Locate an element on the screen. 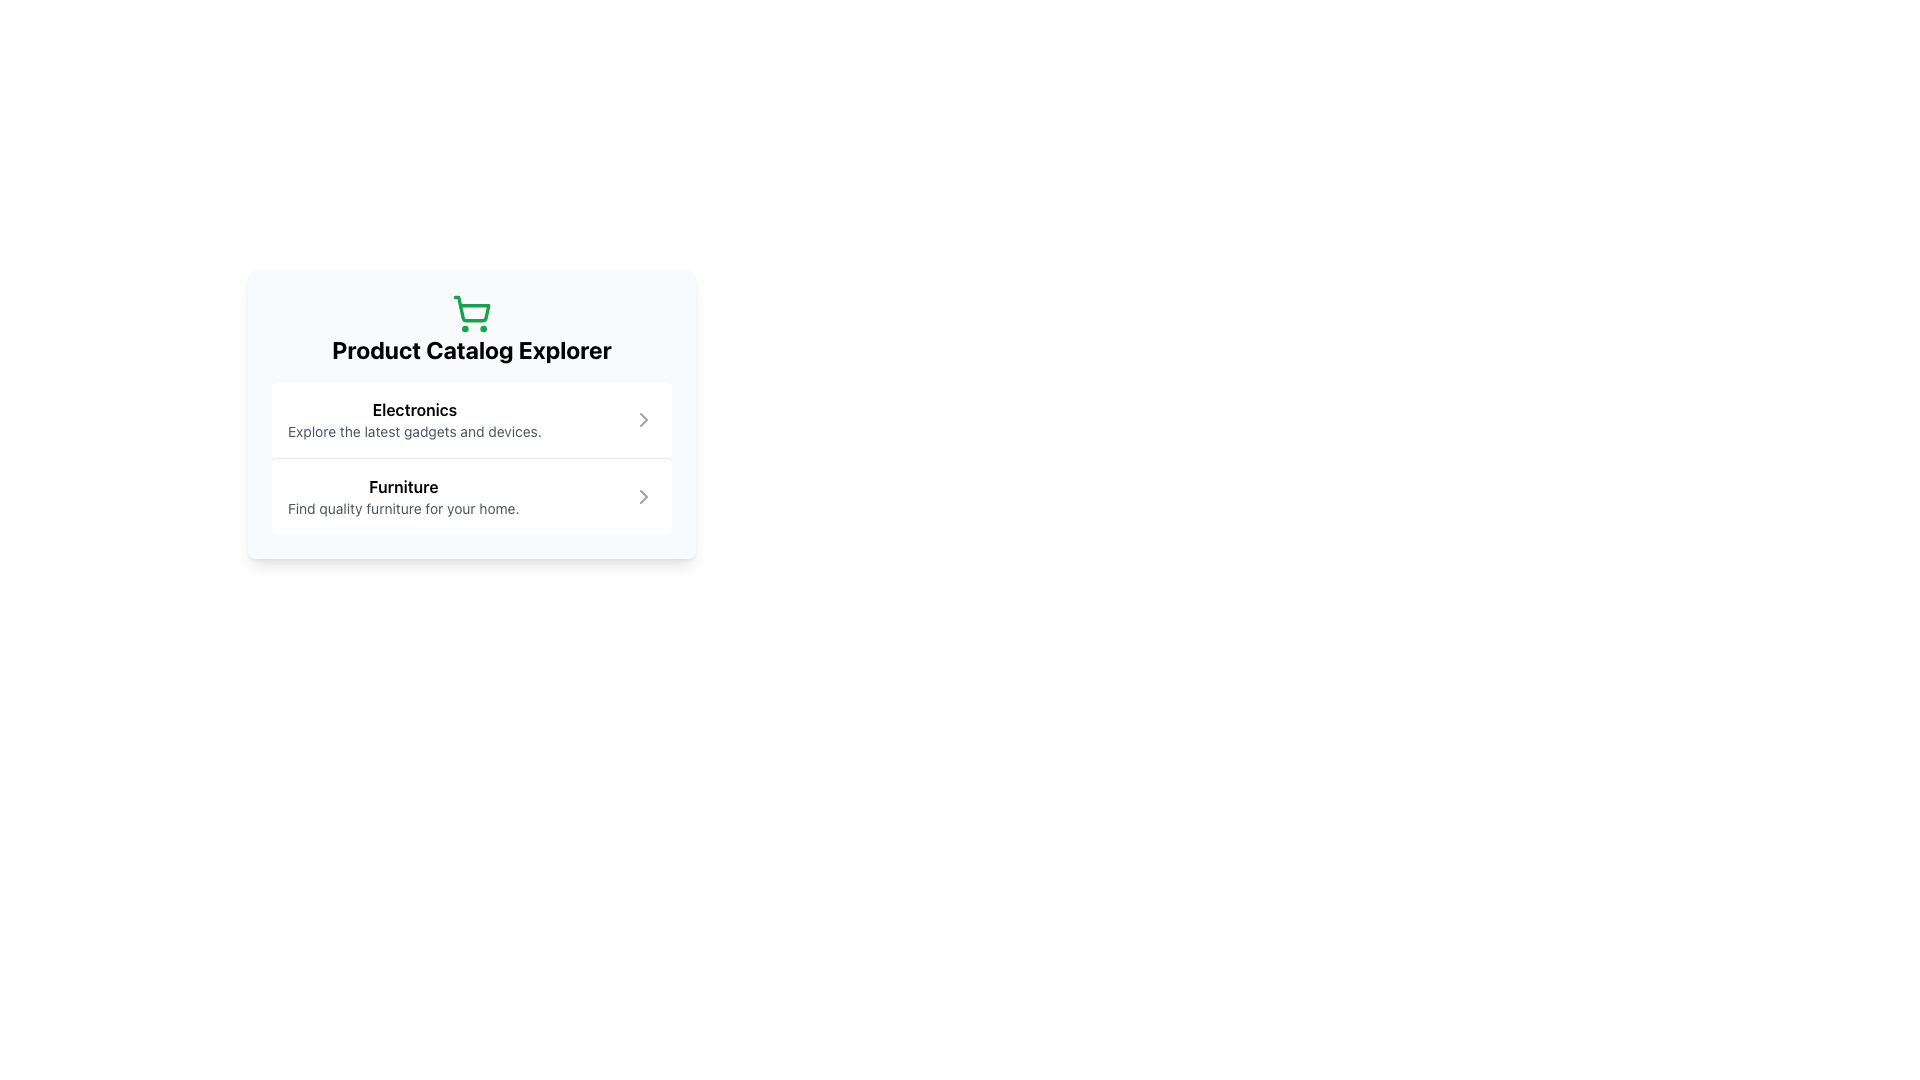 This screenshot has width=1920, height=1080. text label that displays 'Explore the latest gadgets and devices.' located beneath the 'Electronics' heading is located at coordinates (413, 431).